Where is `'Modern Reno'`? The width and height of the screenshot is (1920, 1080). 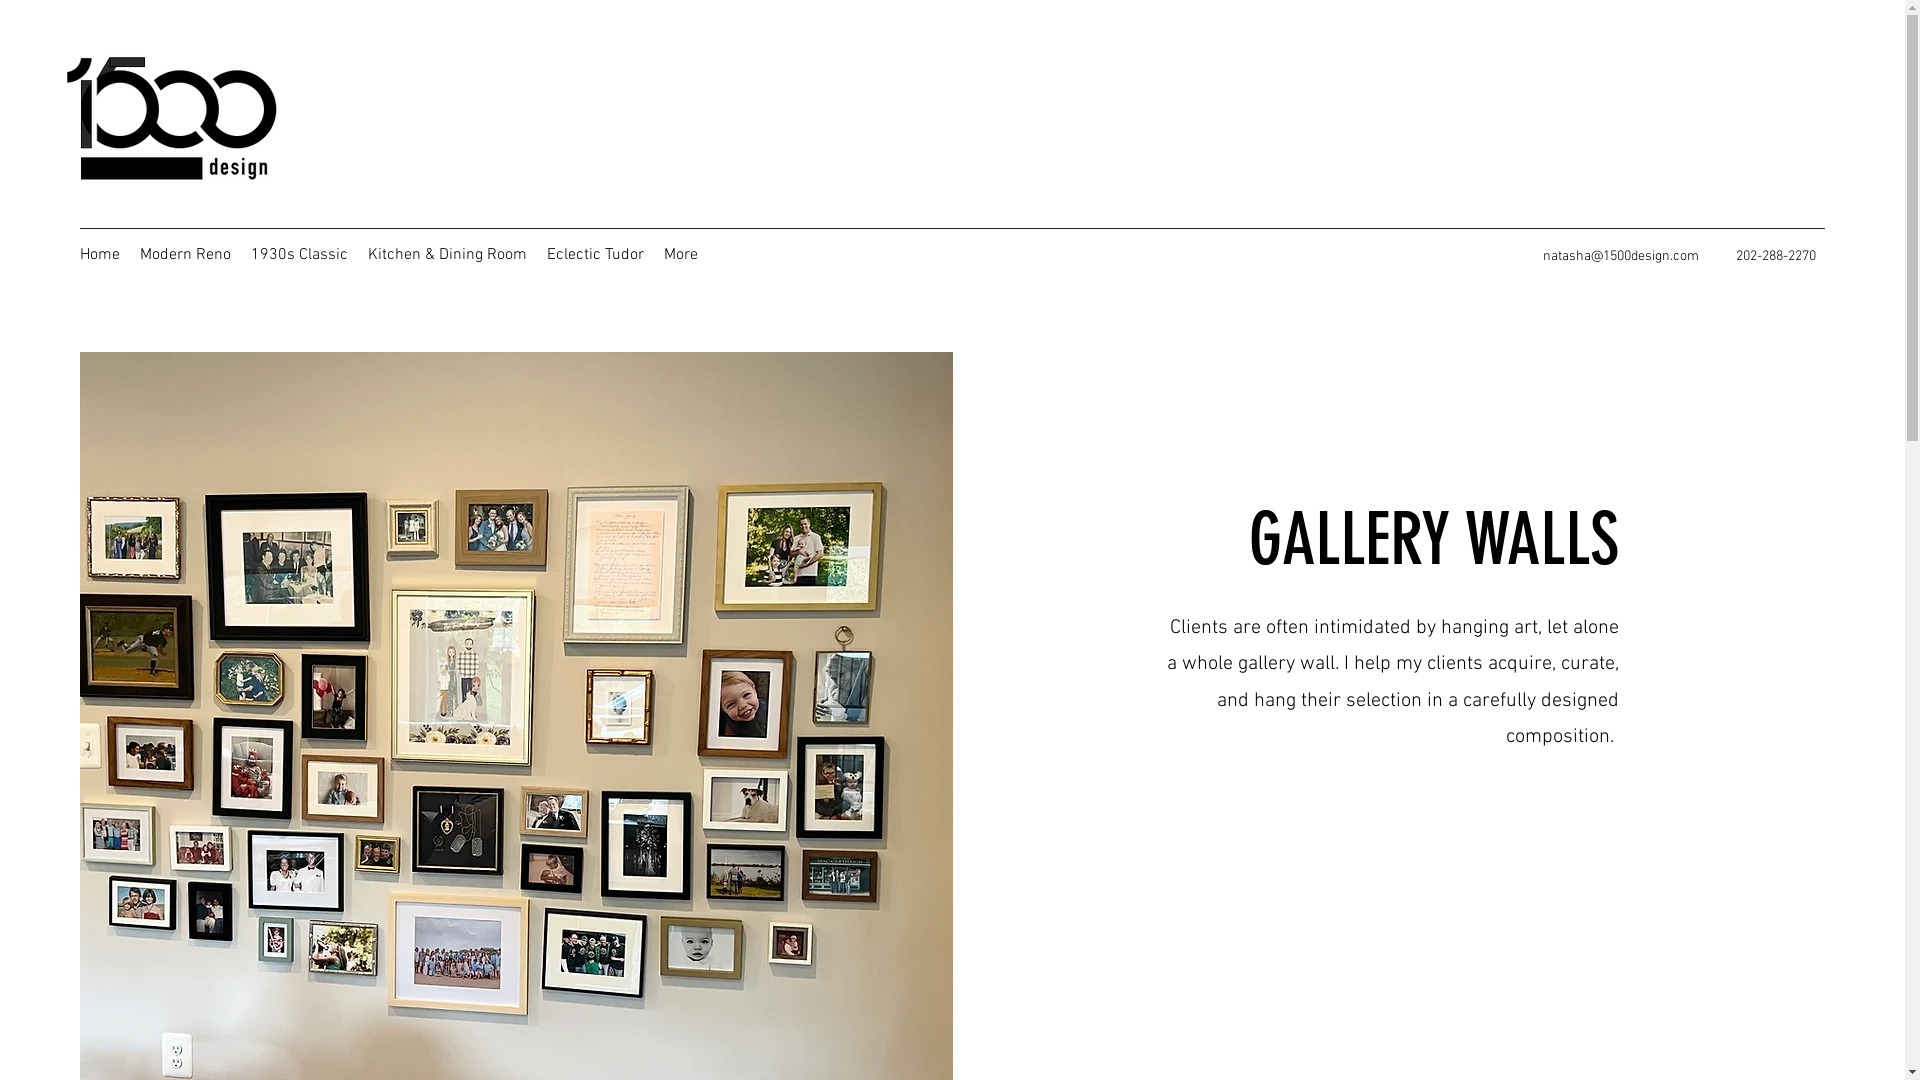 'Modern Reno' is located at coordinates (128, 253).